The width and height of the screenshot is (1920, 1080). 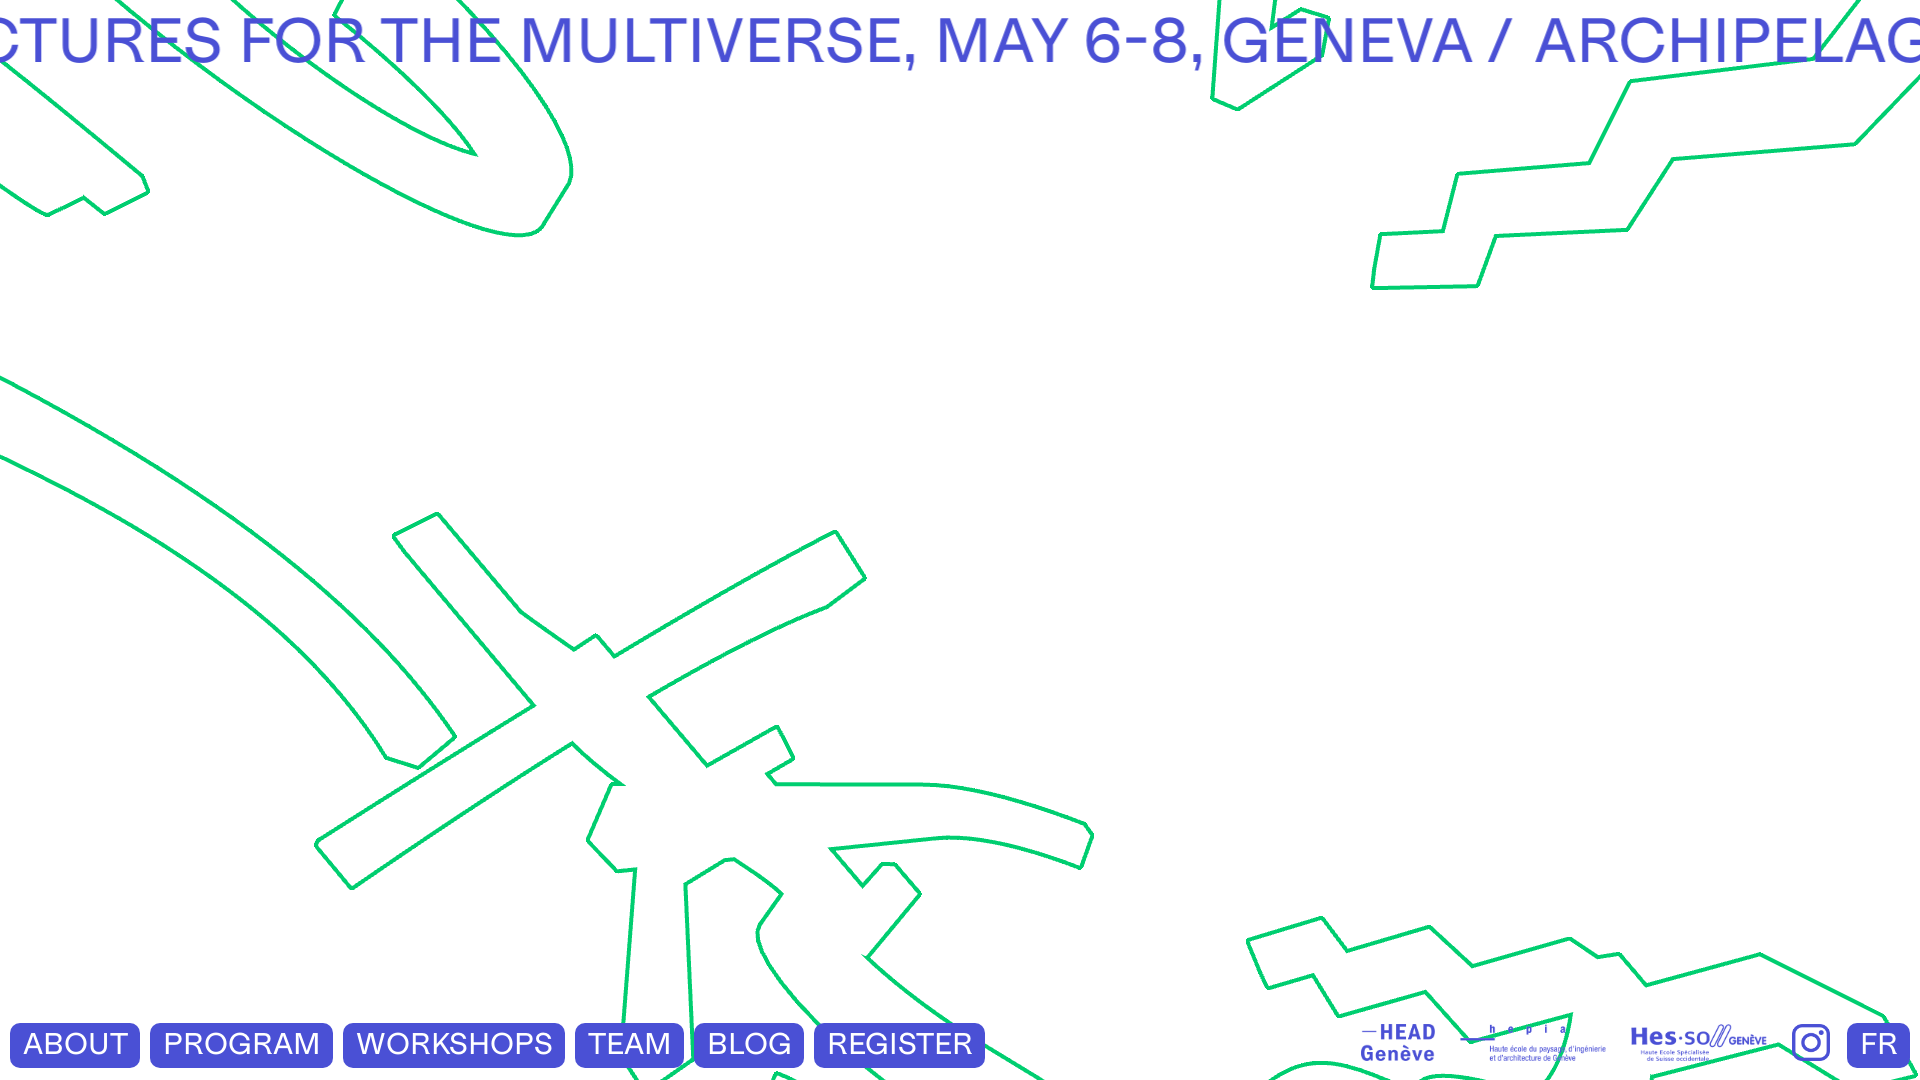 I want to click on 'TEAM', so click(x=628, y=1043).